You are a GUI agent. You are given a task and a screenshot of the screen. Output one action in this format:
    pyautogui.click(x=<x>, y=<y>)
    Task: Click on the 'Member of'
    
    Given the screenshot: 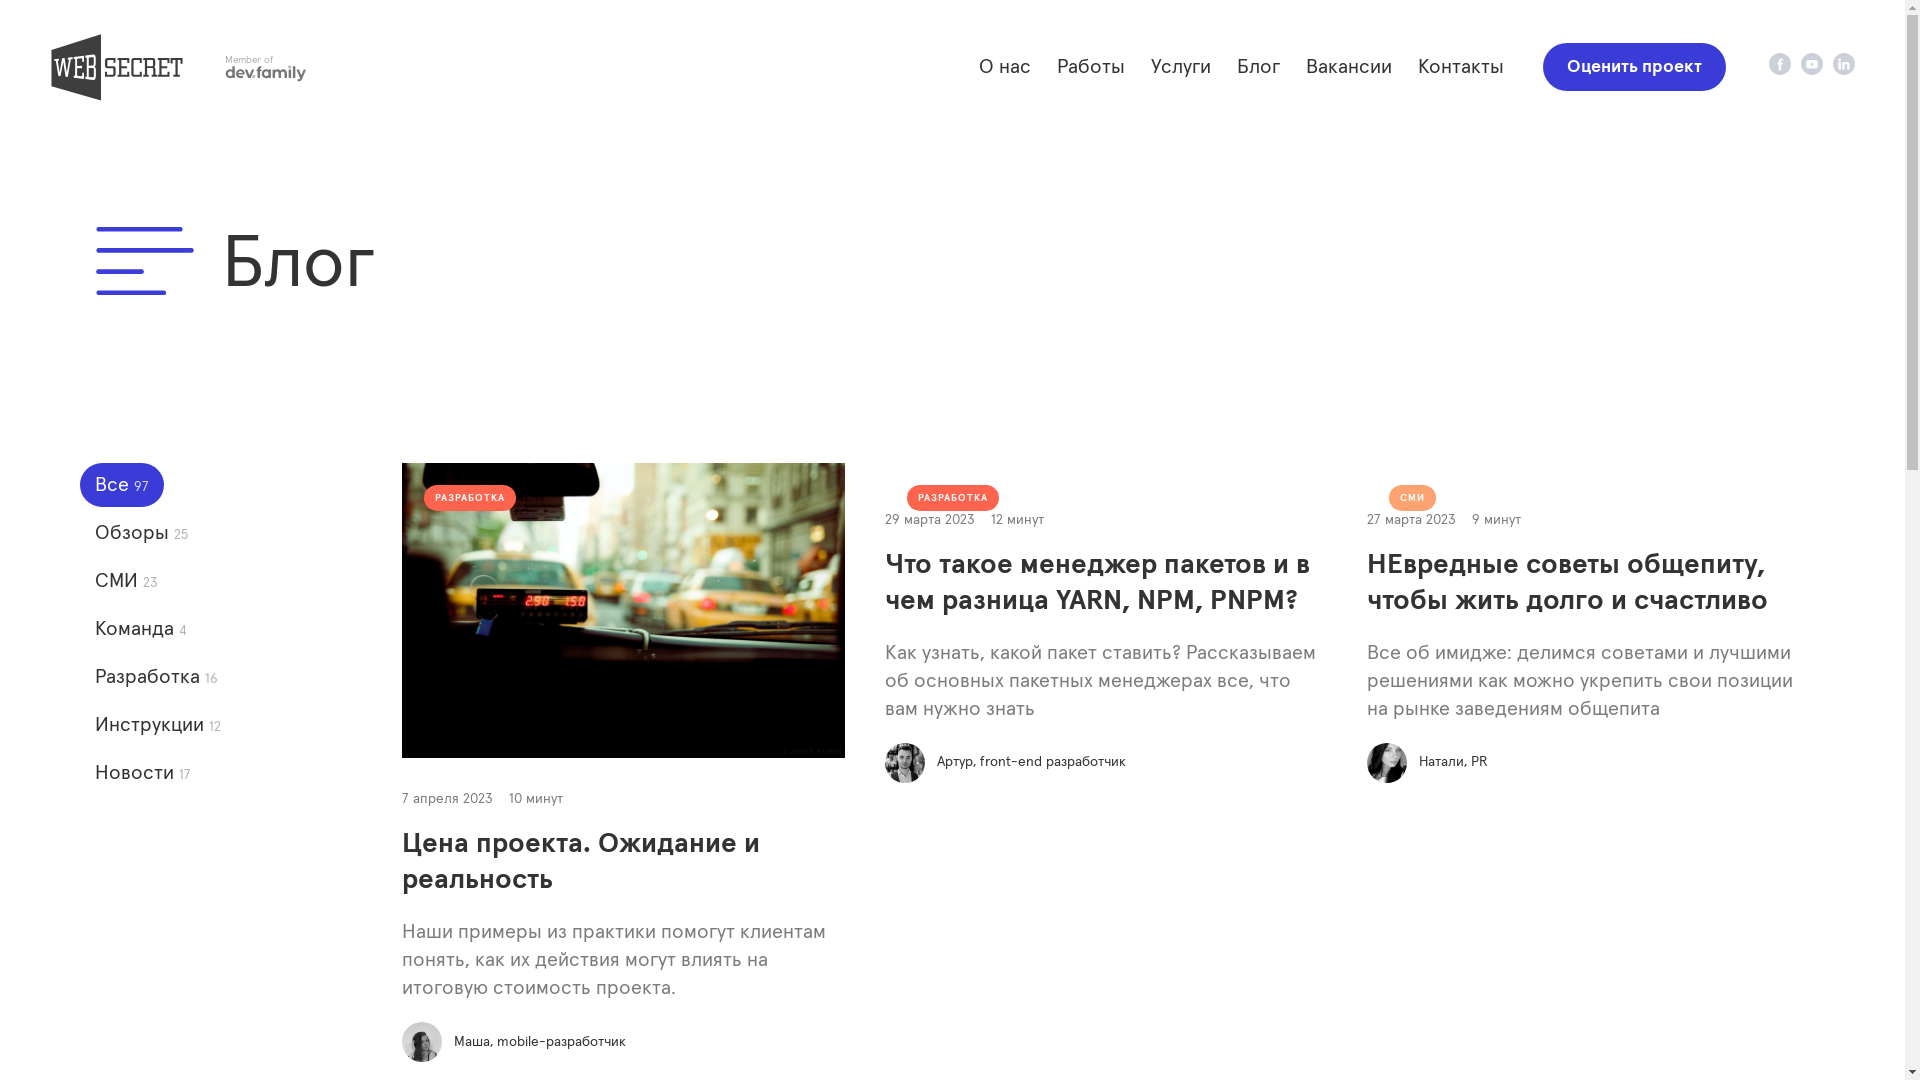 What is the action you would take?
    pyautogui.click(x=225, y=65)
    